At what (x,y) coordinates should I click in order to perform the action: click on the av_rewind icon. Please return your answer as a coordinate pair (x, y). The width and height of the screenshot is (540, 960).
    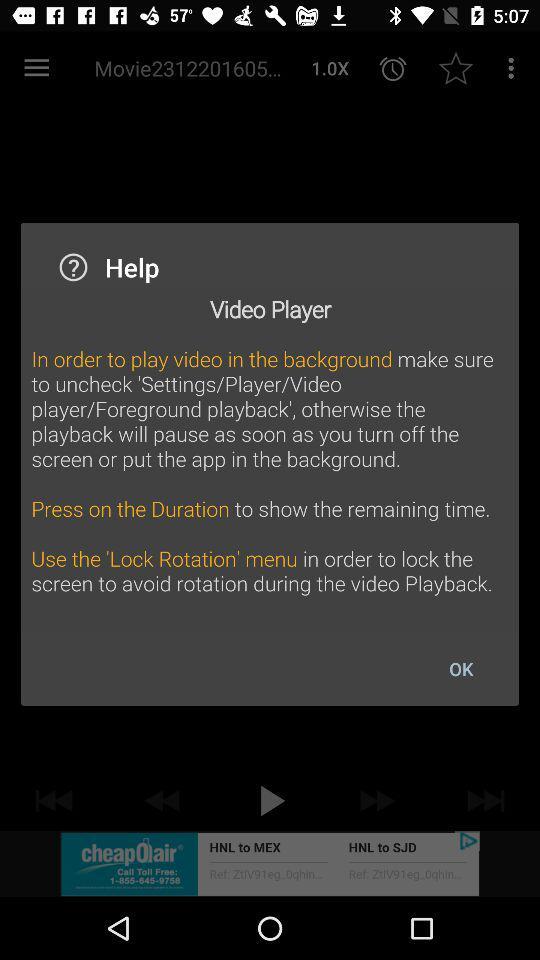
    Looking at the image, I should click on (54, 801).